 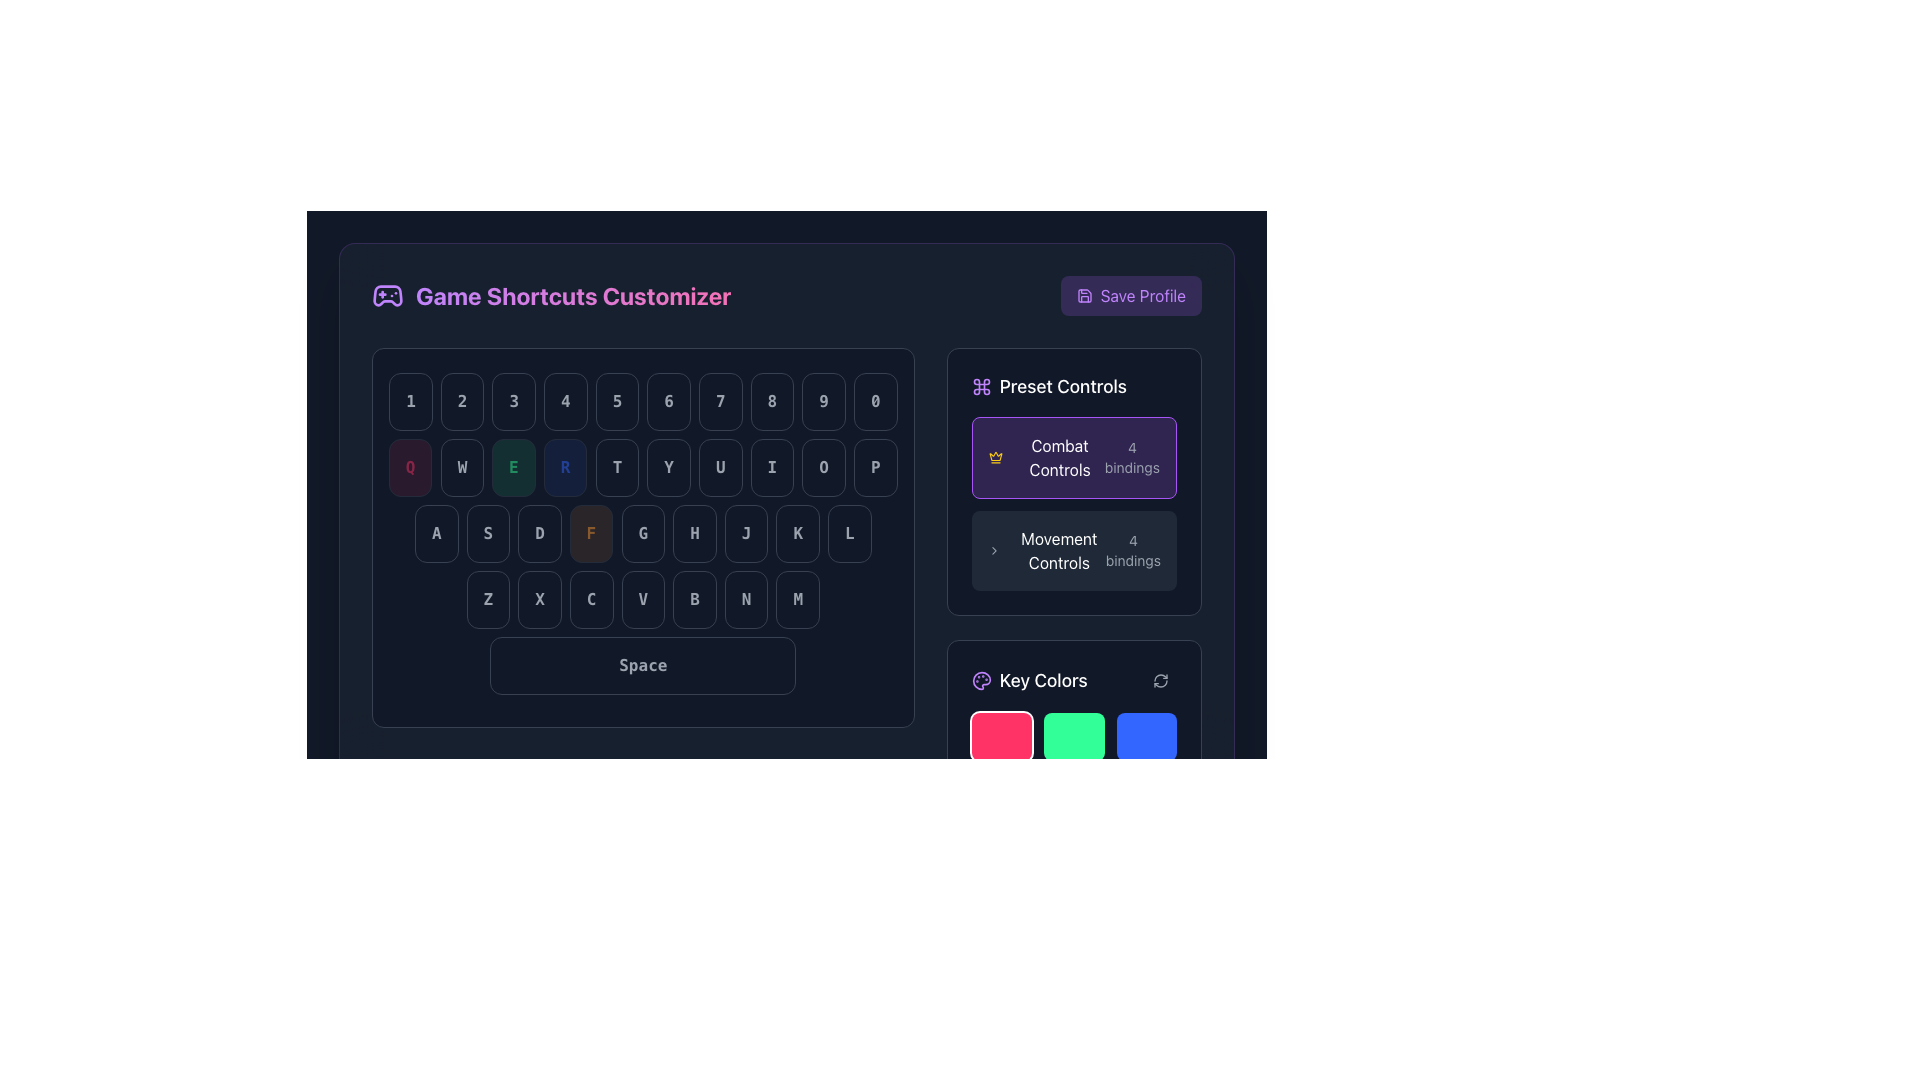 What do you see at coordinates (564, 467) in the screenshot?
I see `the 'Reload' button, which is the fifth button in a horizontal sequence of similar buttons` at bounding box center [564, 467].